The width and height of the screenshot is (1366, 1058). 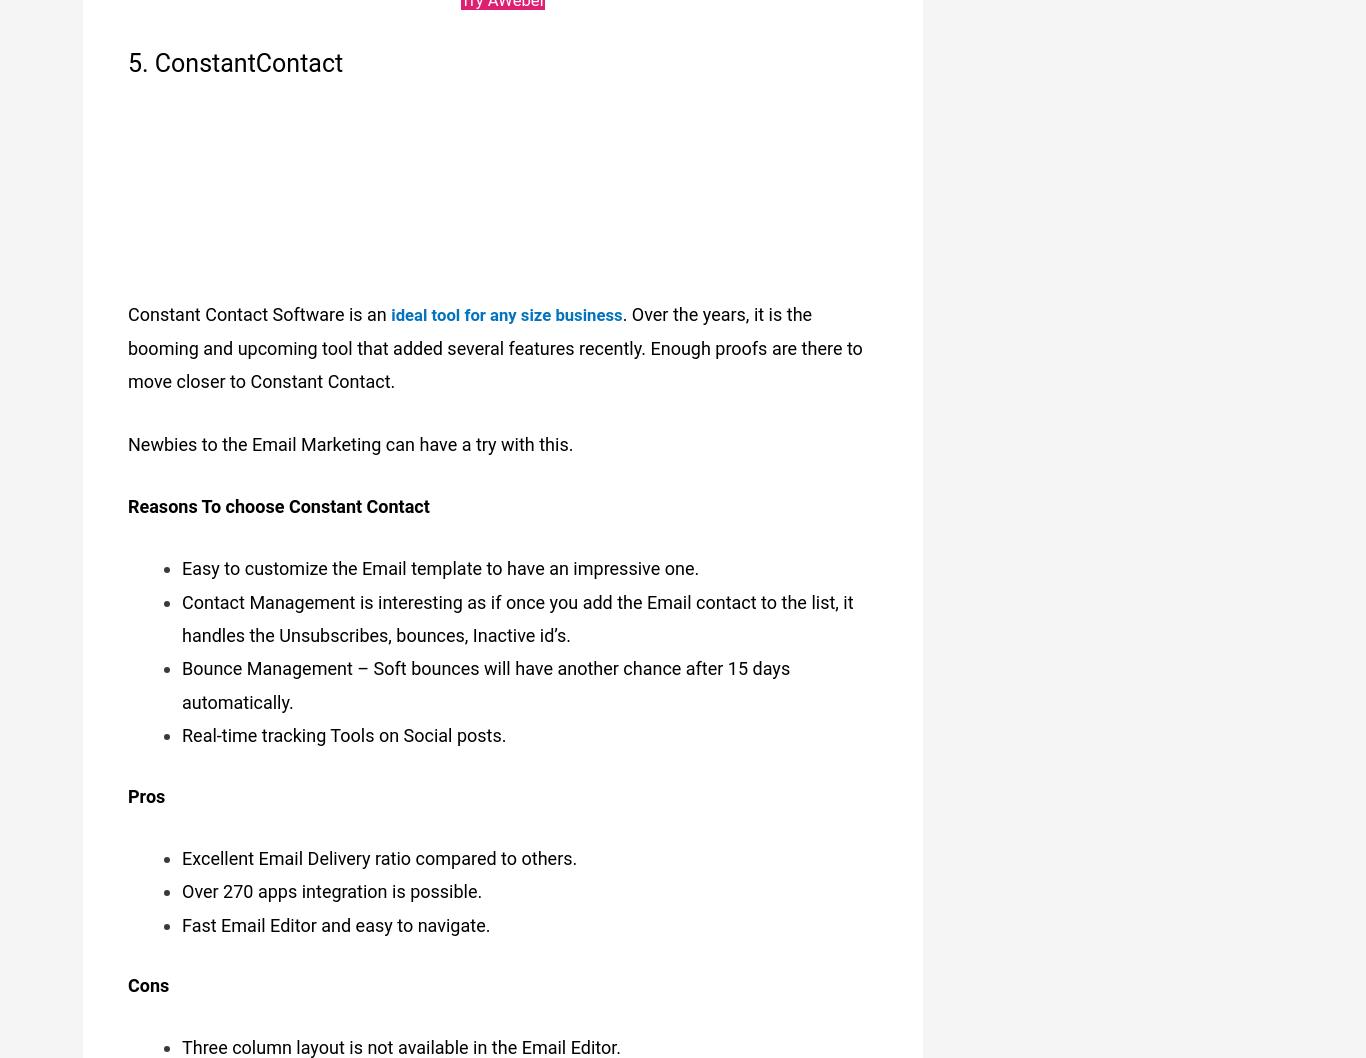 What do you see at coordinates (495, 337) in the screenshot?
I see `'. Over the years, it is the booming and upcoming tool that added several features recently. Enough proofs are there to move closer to Constant Contact.'` at bounding box center [495, 337].